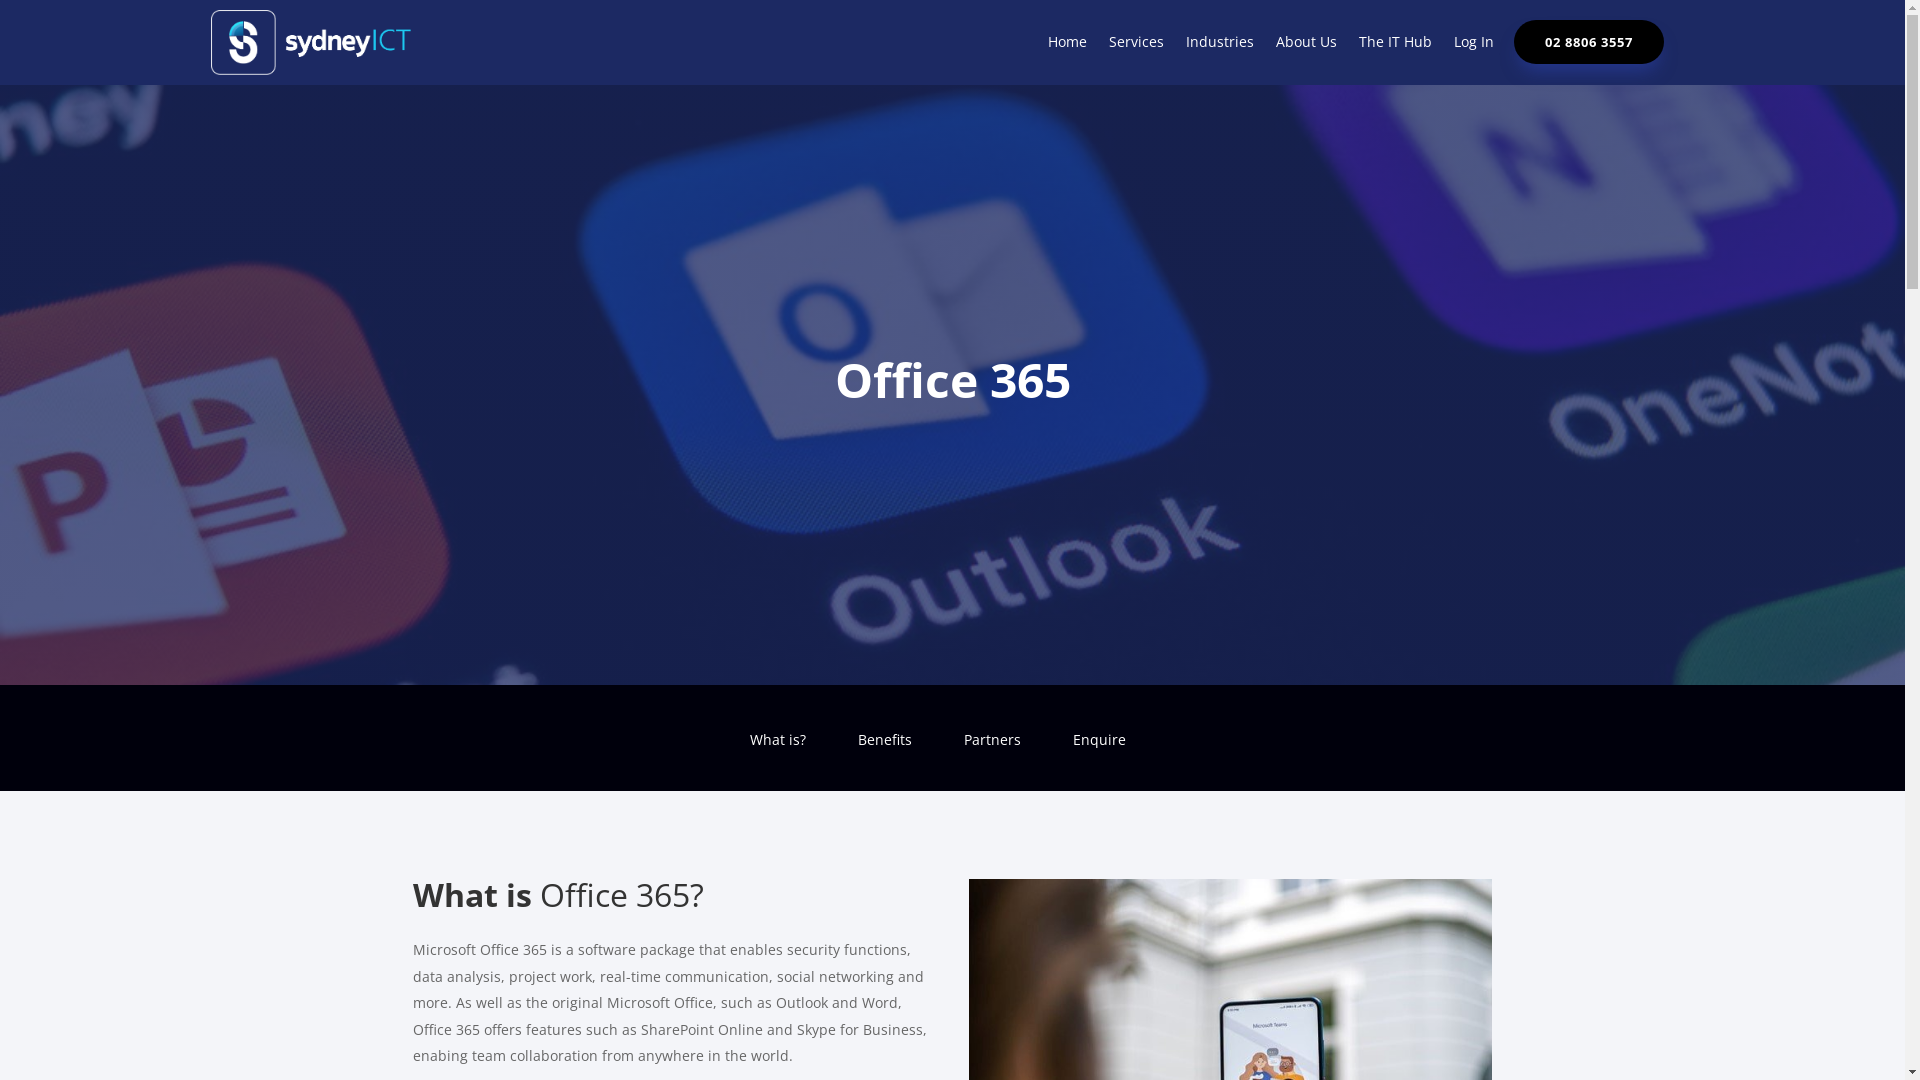 The image size is (1920, 1080). Describe the element at coordinates (1107, 45) in the screenshot. I see `'Services'` at that location.